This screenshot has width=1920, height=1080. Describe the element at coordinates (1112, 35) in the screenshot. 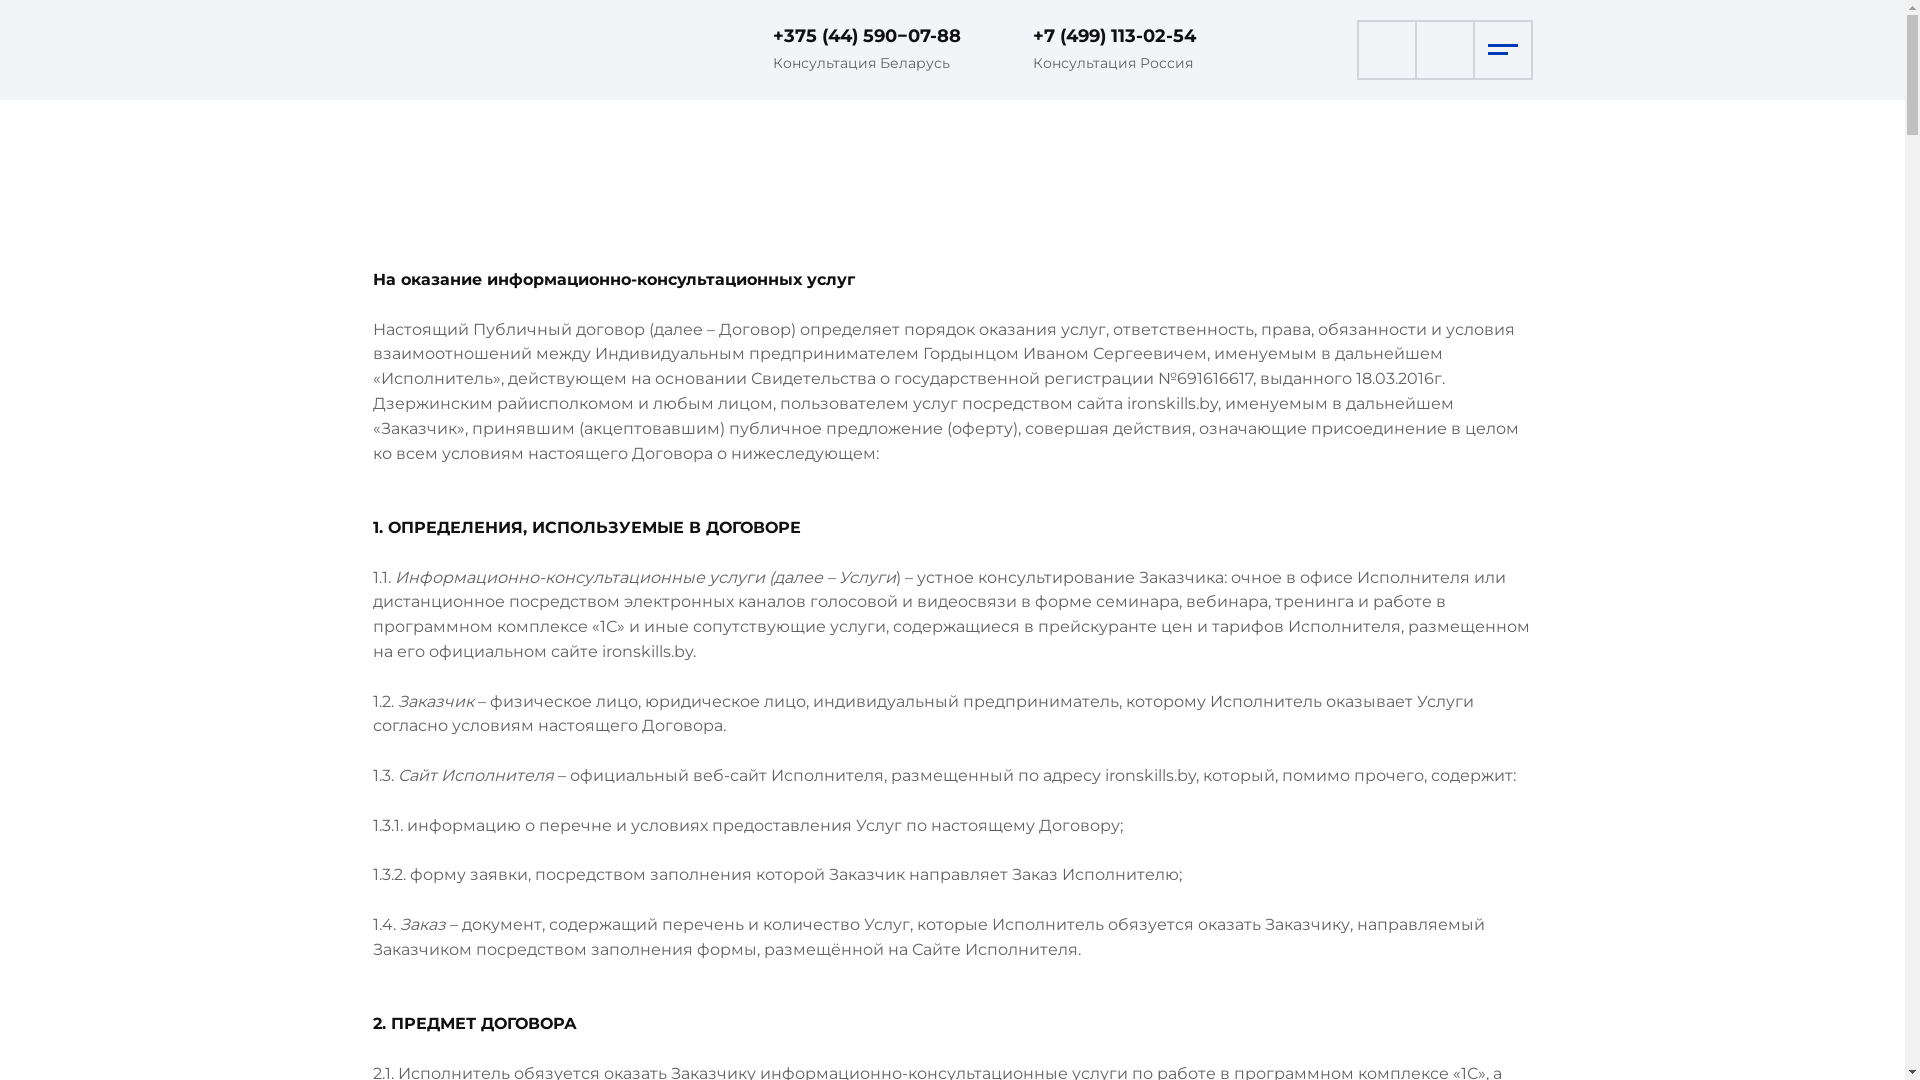

I see `'+7 (499) 113-02-54'` at that location.